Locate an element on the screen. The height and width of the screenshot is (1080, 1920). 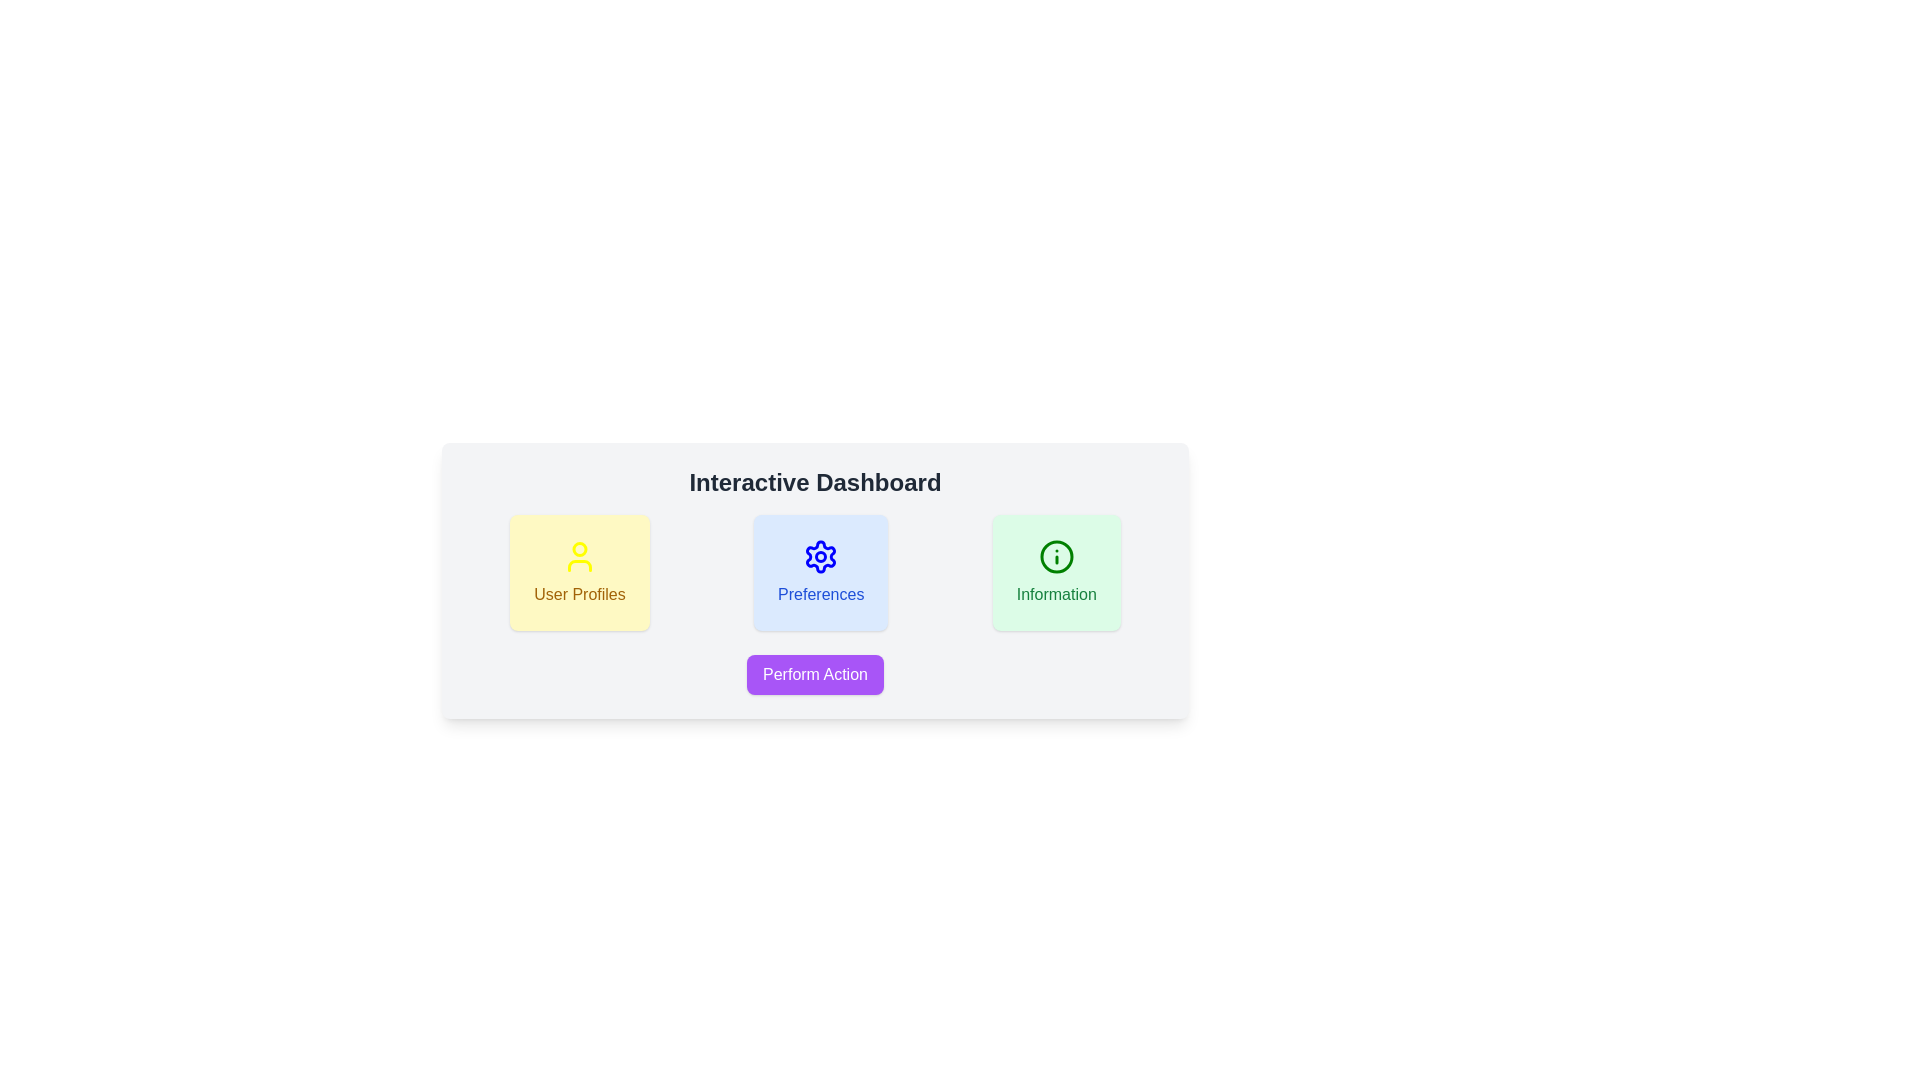
the yellow square tile labeled 'User Profiles' surrounding the user profile icon is located at coordinates (579, 566).